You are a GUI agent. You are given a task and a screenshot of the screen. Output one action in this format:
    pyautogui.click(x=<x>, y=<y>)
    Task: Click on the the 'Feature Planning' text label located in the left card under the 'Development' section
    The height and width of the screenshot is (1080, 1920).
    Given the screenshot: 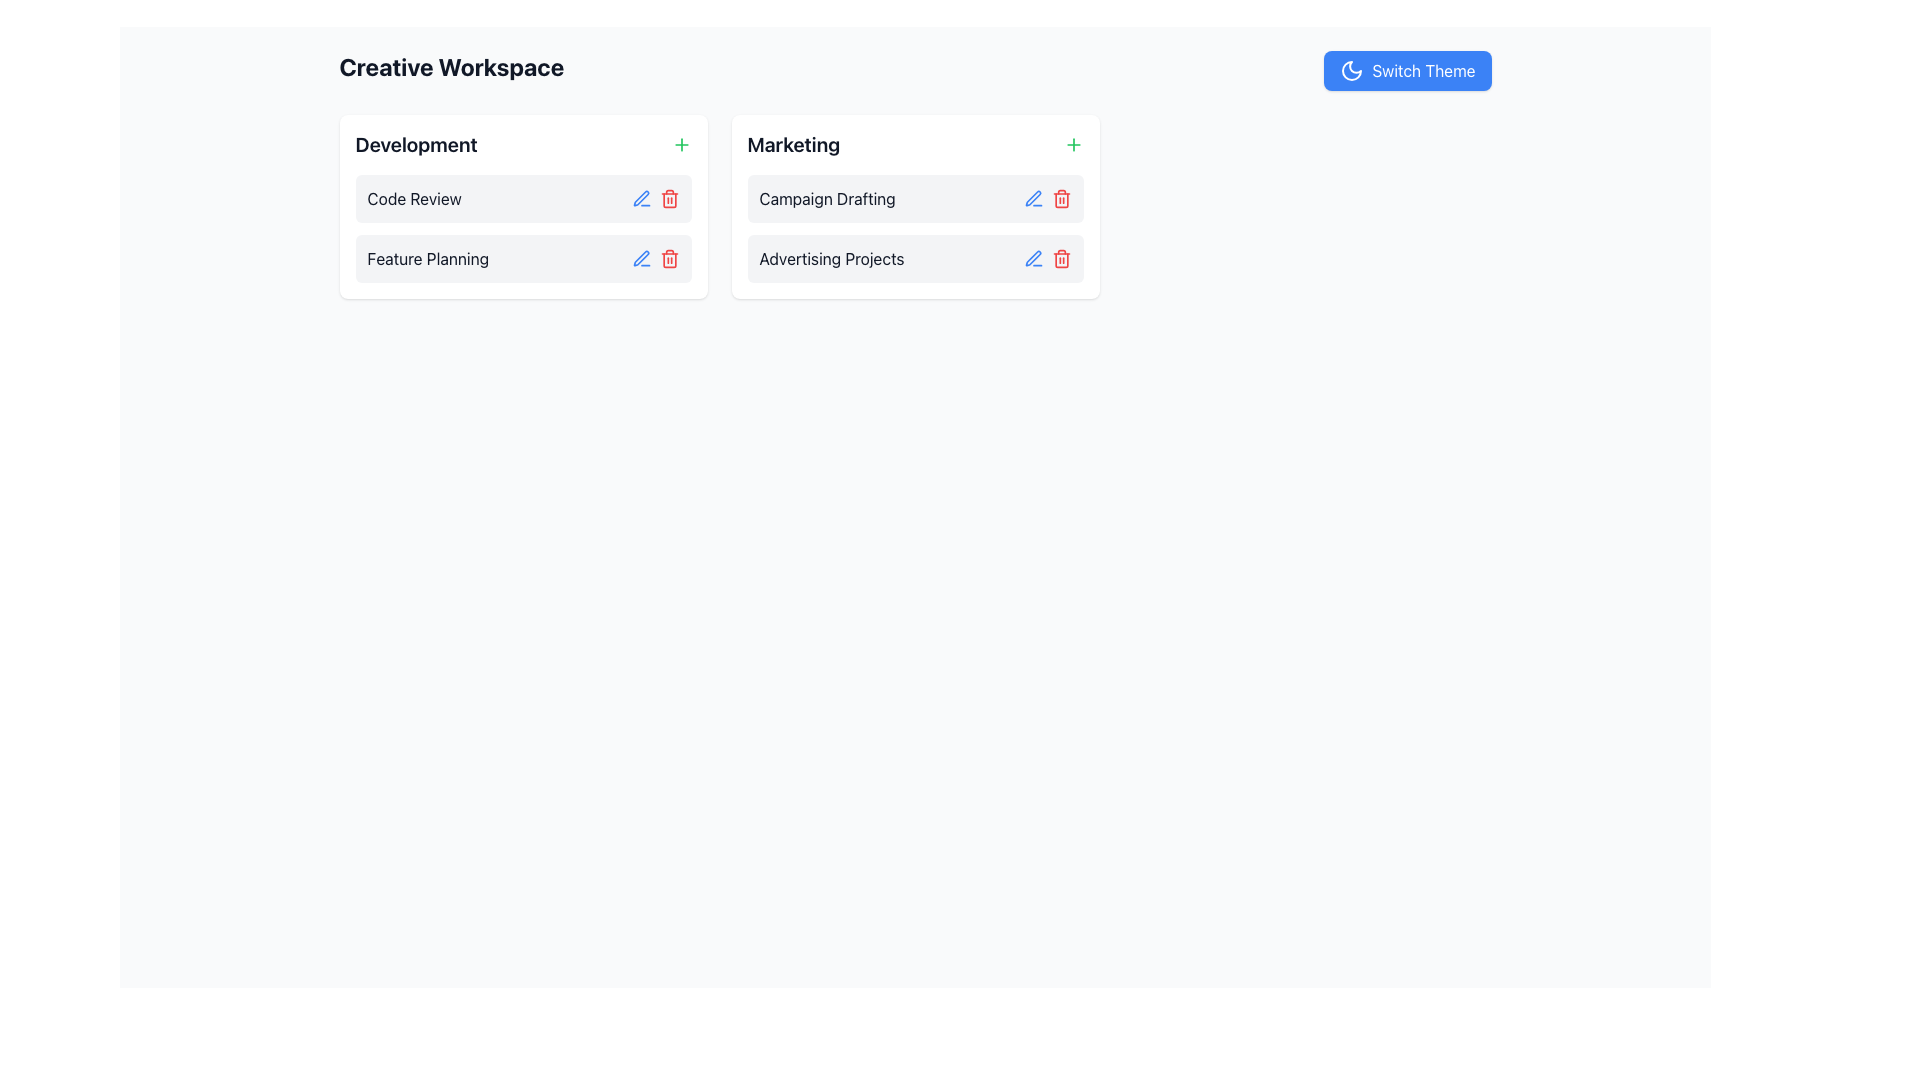 What is the action you would take?
    pyautogui.click(x=427, y=257)
    